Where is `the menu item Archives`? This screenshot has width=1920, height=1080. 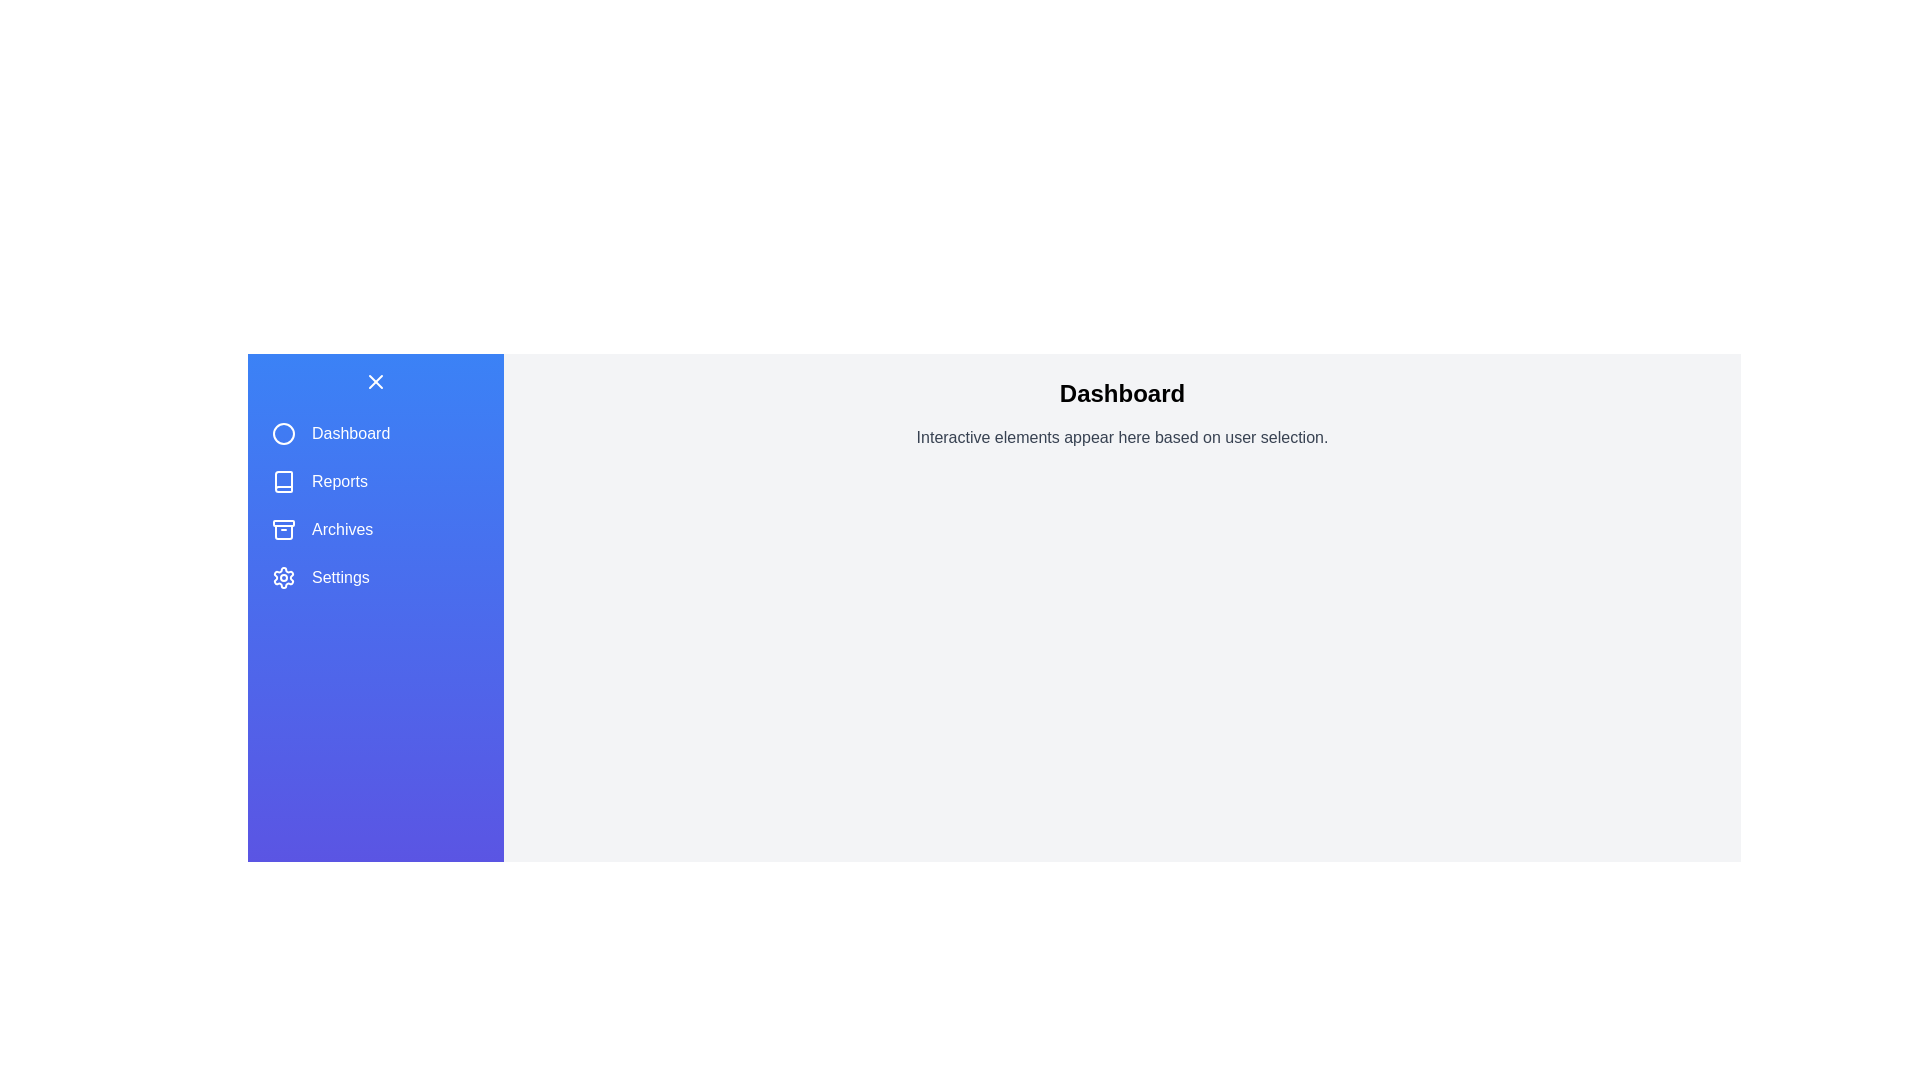
the menu item Archives is located at coordinates (375, 528).